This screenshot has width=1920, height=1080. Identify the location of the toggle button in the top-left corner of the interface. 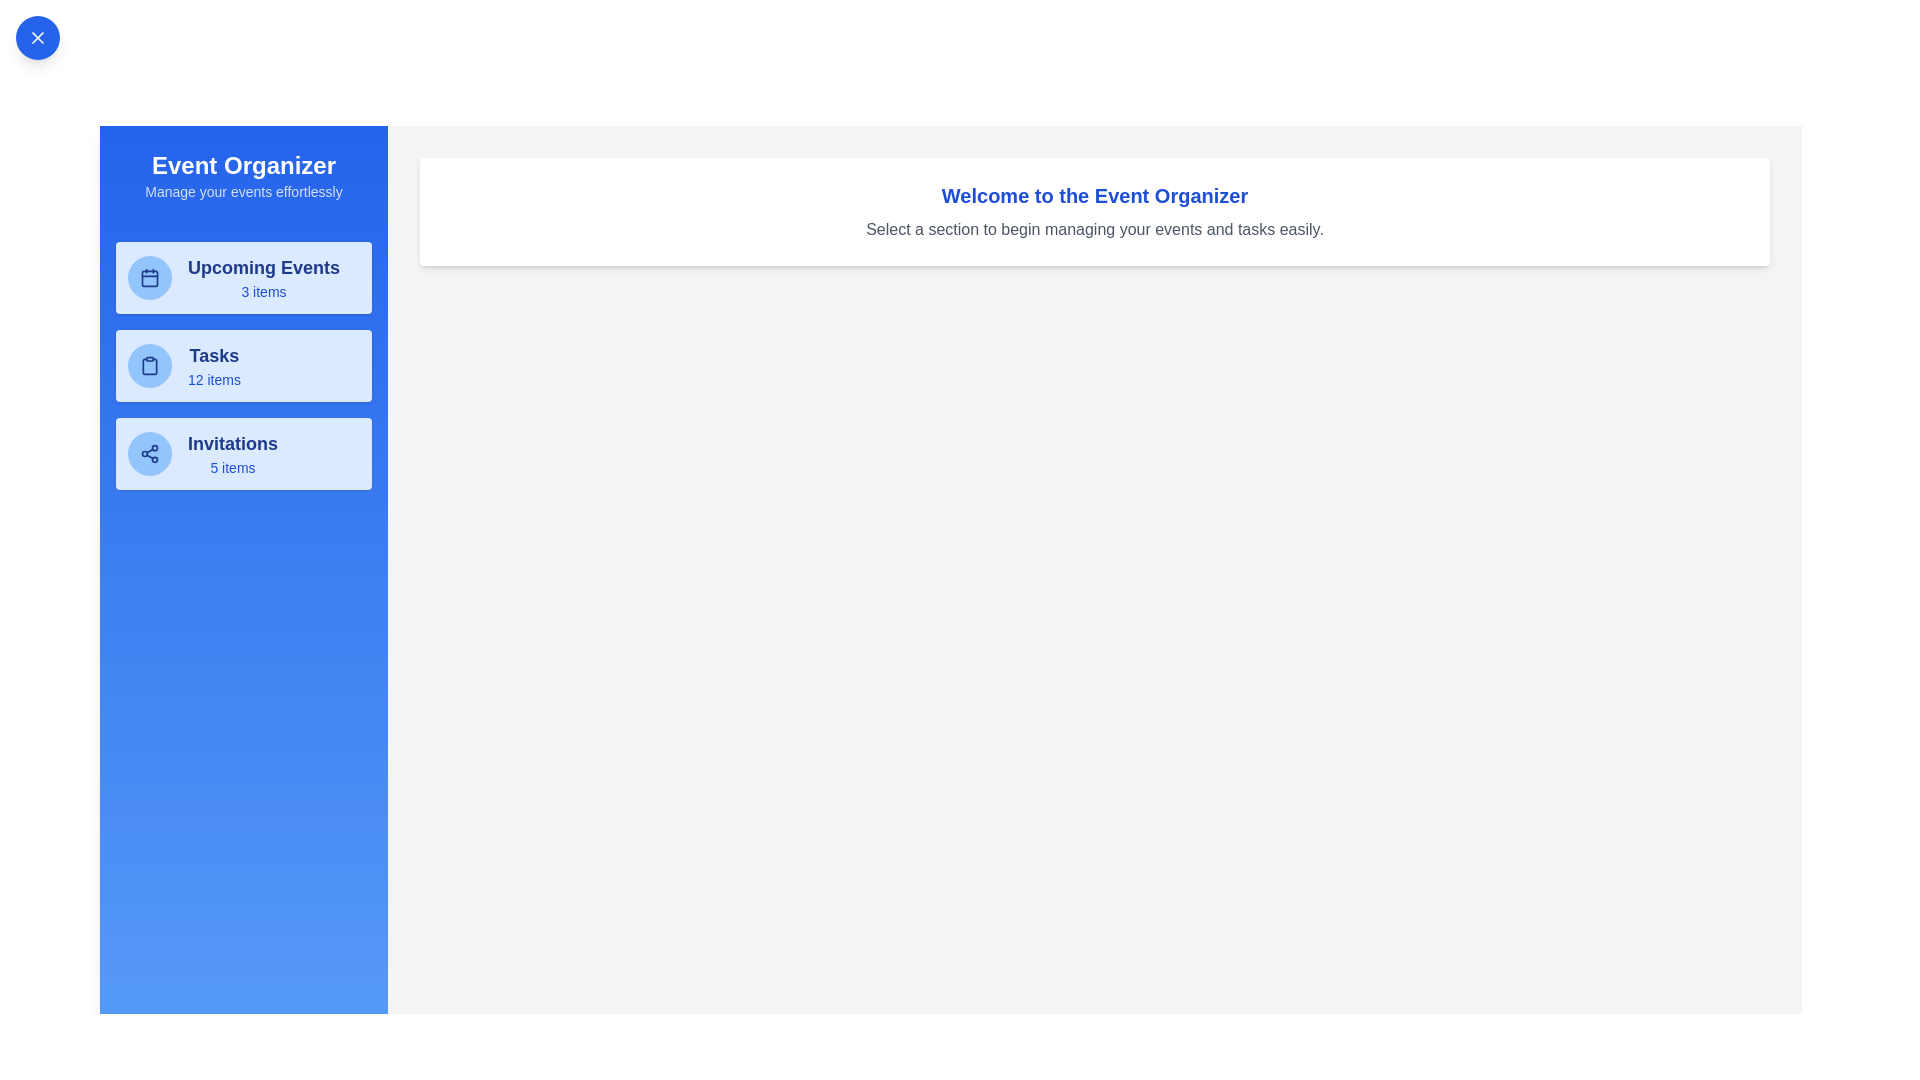
(38, 38).